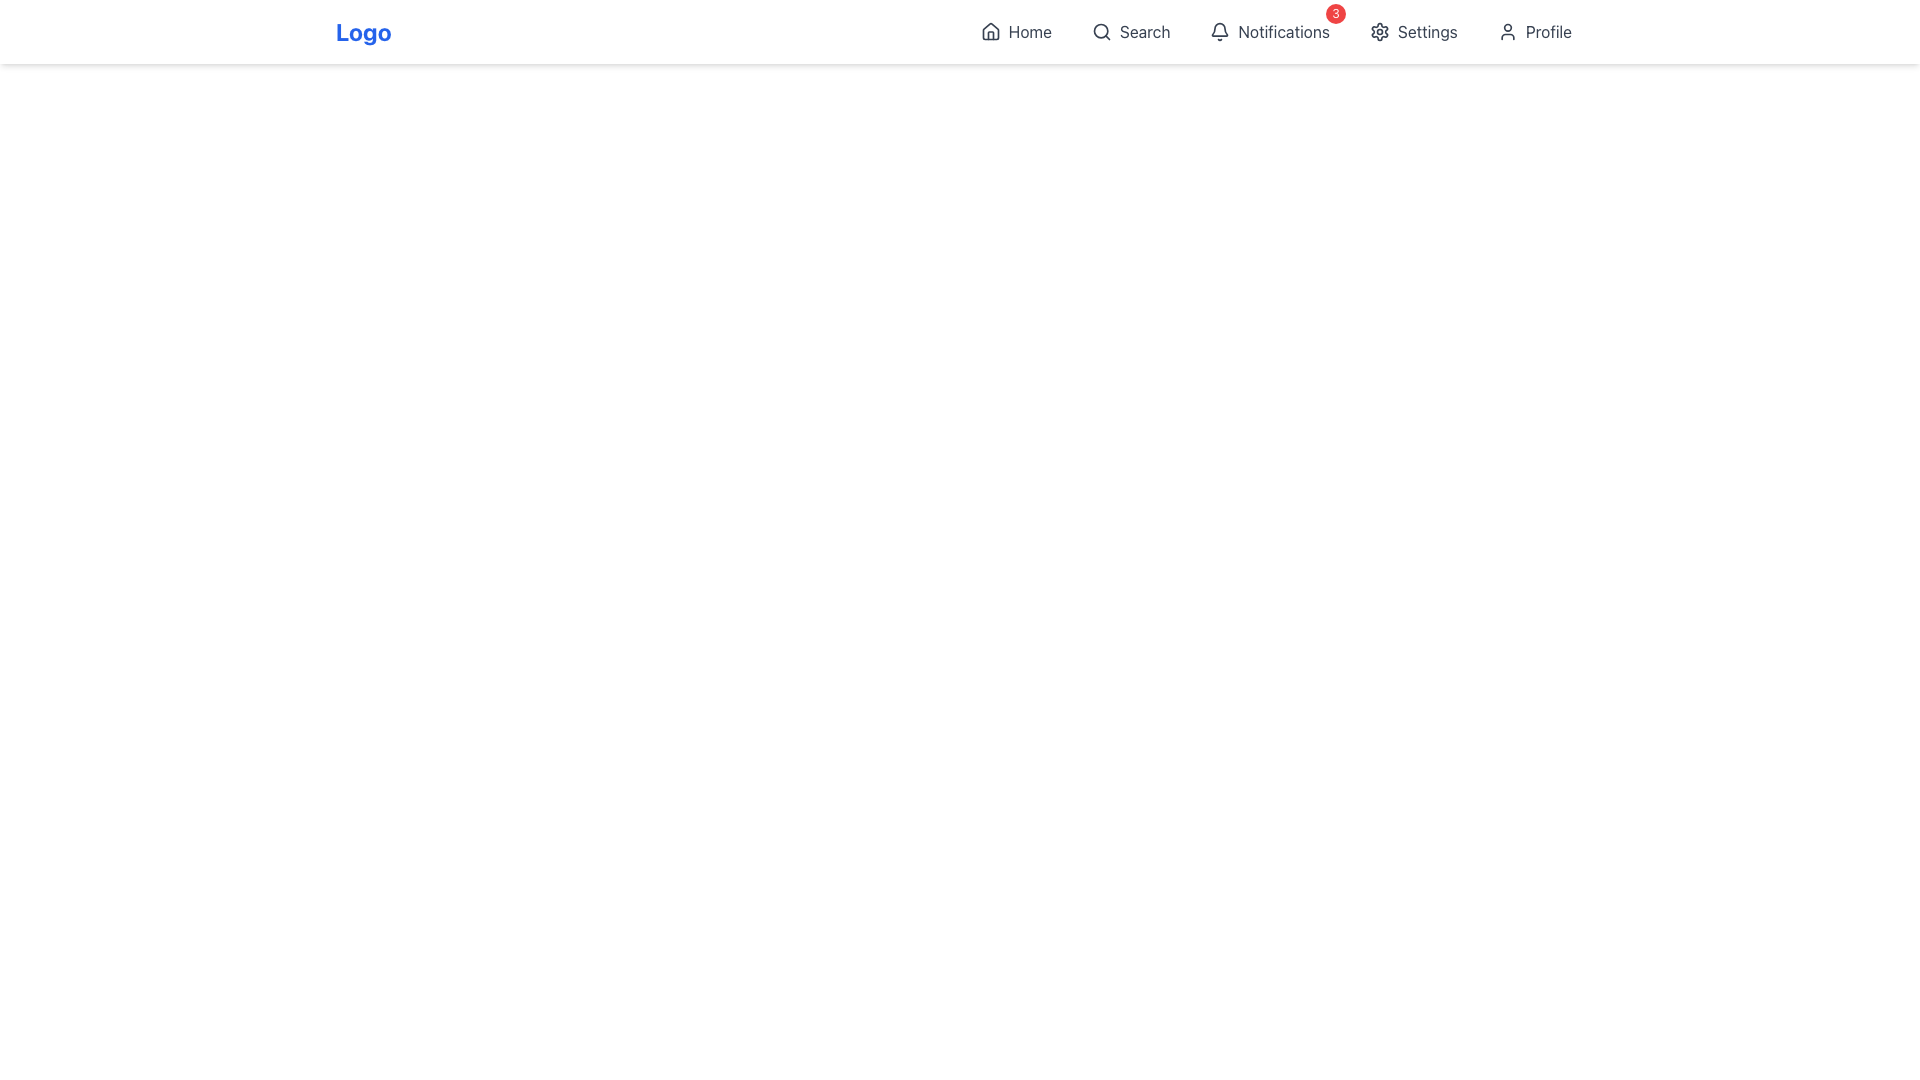 The height and width of the screenshot is (1080, 1920). Describe the element at coordinates (1100, 31) in the screenshot. I see `the search icon located in the navigation bar to the left of the 'Search' text` at that location.